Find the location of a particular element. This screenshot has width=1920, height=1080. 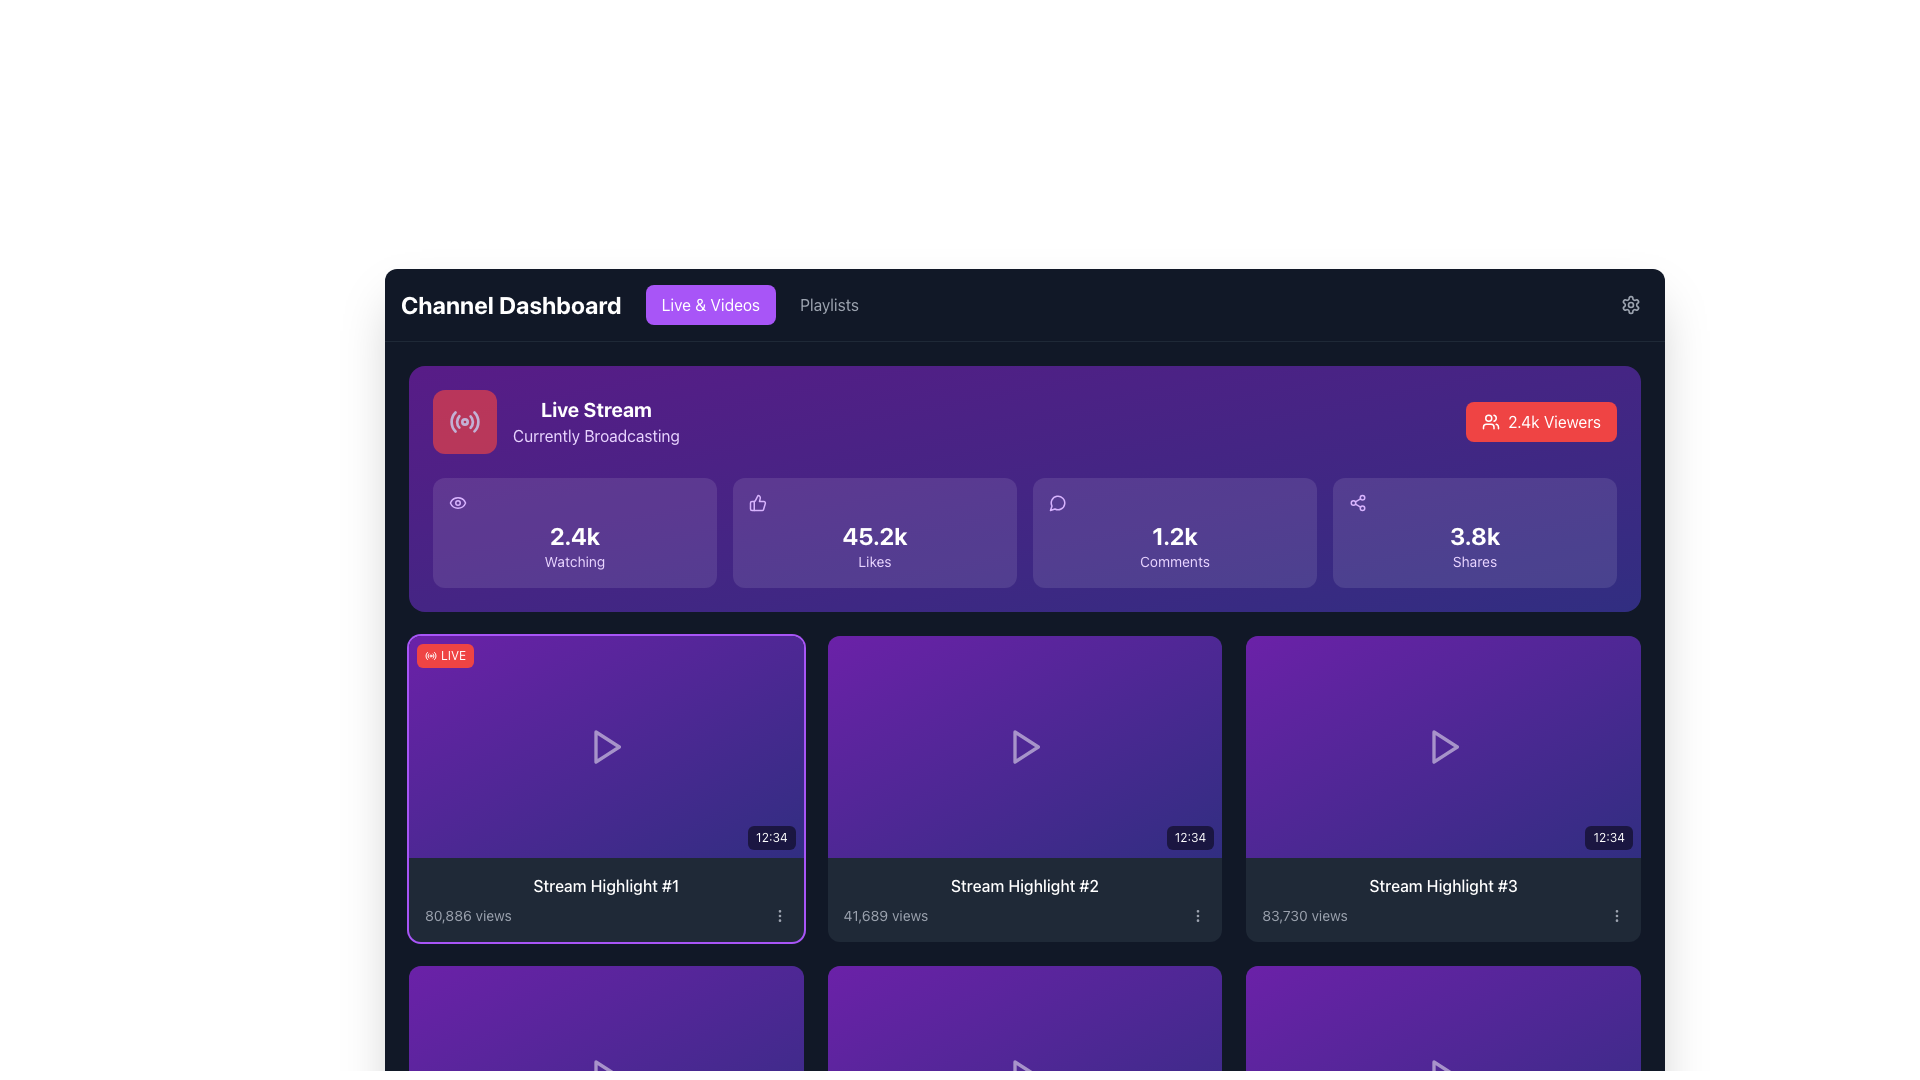

the triangular play icon with a light purple outline located in the 'Stream Highlight #1' card is located at coordinates (607, 746).